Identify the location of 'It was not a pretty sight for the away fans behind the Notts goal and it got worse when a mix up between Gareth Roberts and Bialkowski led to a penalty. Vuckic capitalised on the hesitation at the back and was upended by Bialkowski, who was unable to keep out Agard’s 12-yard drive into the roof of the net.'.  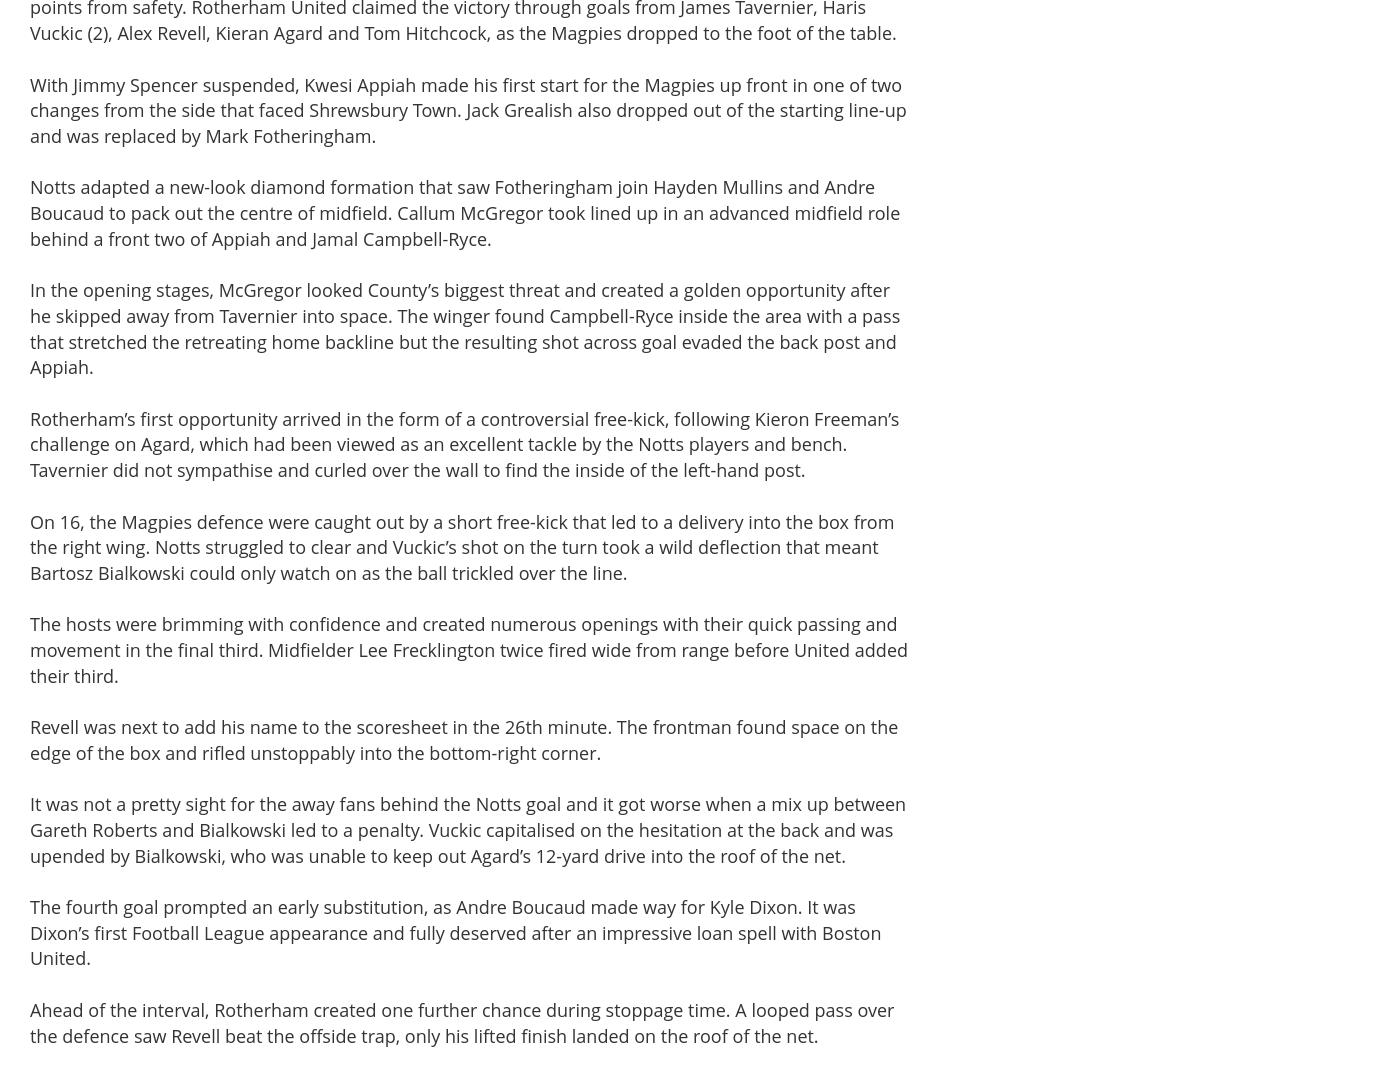
(468, 828).